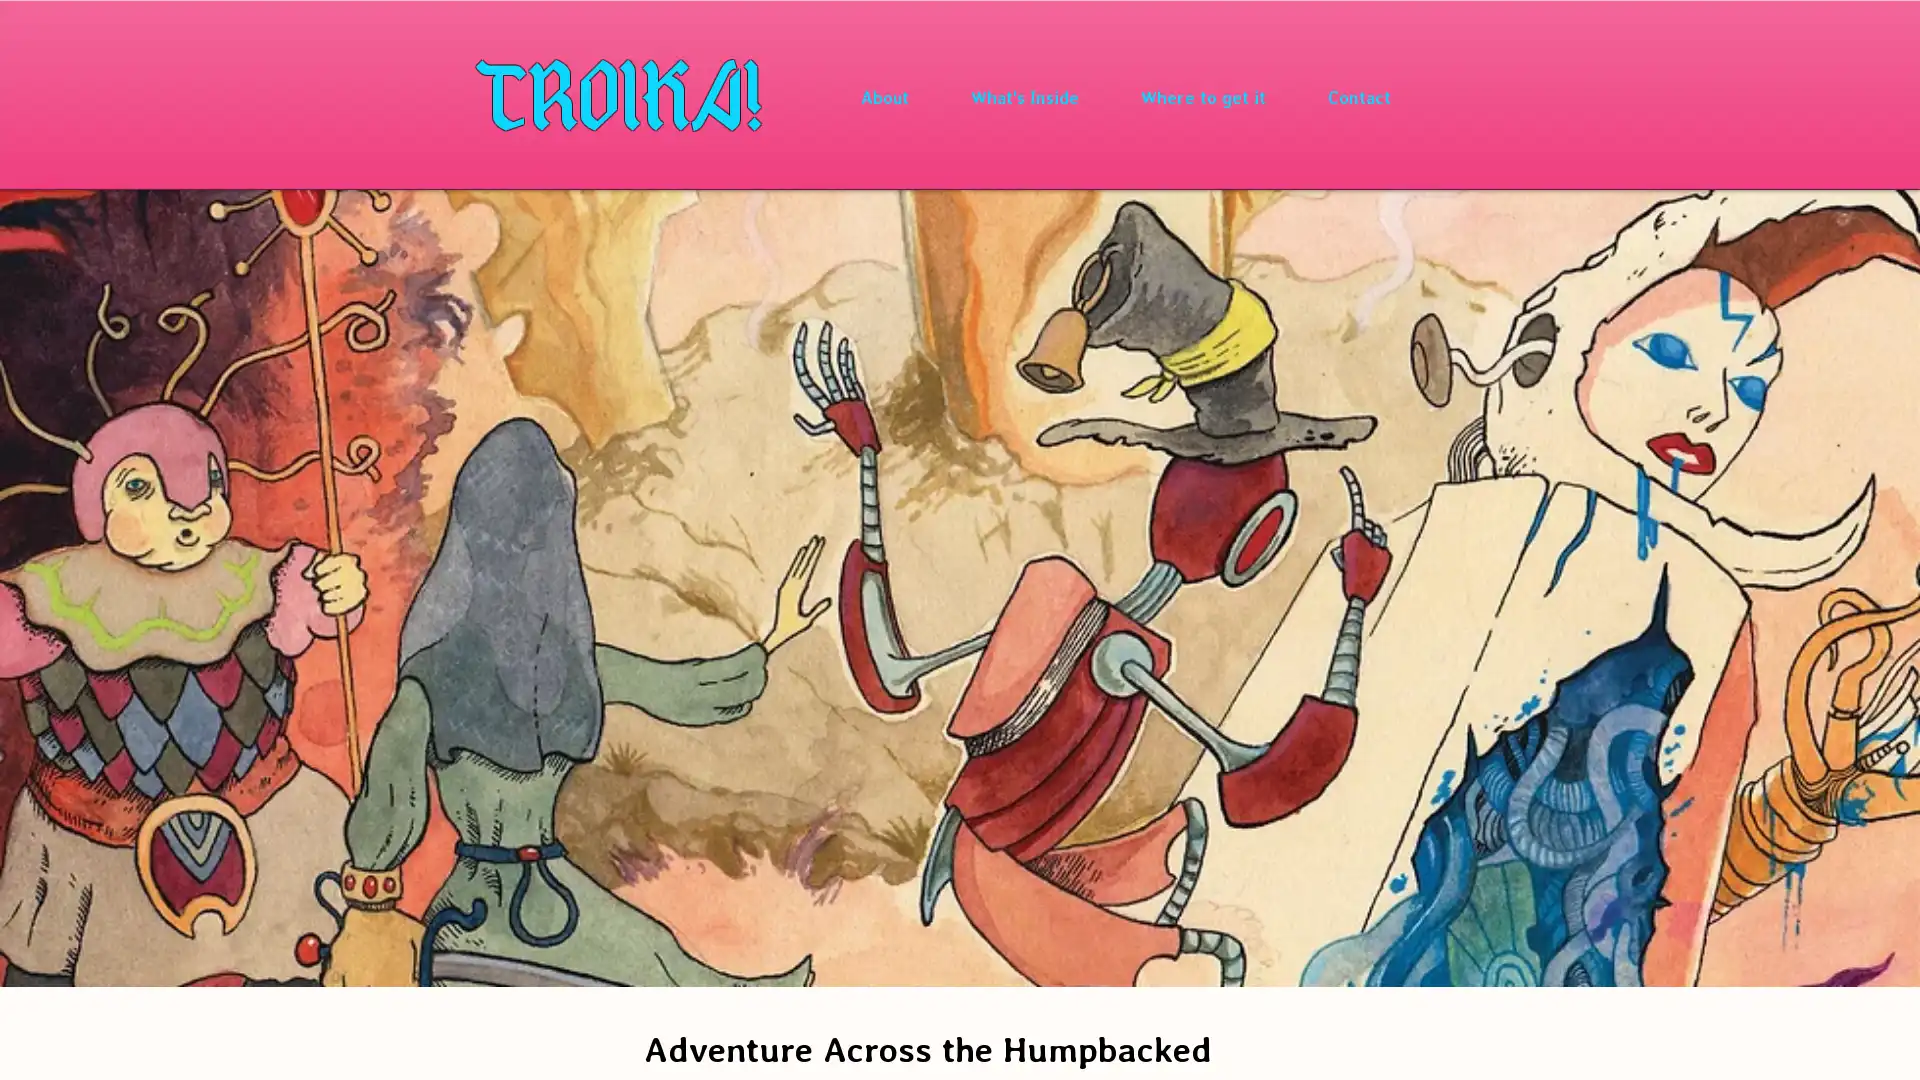 The height and width of the screenshot is (1080, 1920). What do you see at coordinates (1830, 1044) in the screenshot?
I see `Accept` at bounding box center [1830, 1044].